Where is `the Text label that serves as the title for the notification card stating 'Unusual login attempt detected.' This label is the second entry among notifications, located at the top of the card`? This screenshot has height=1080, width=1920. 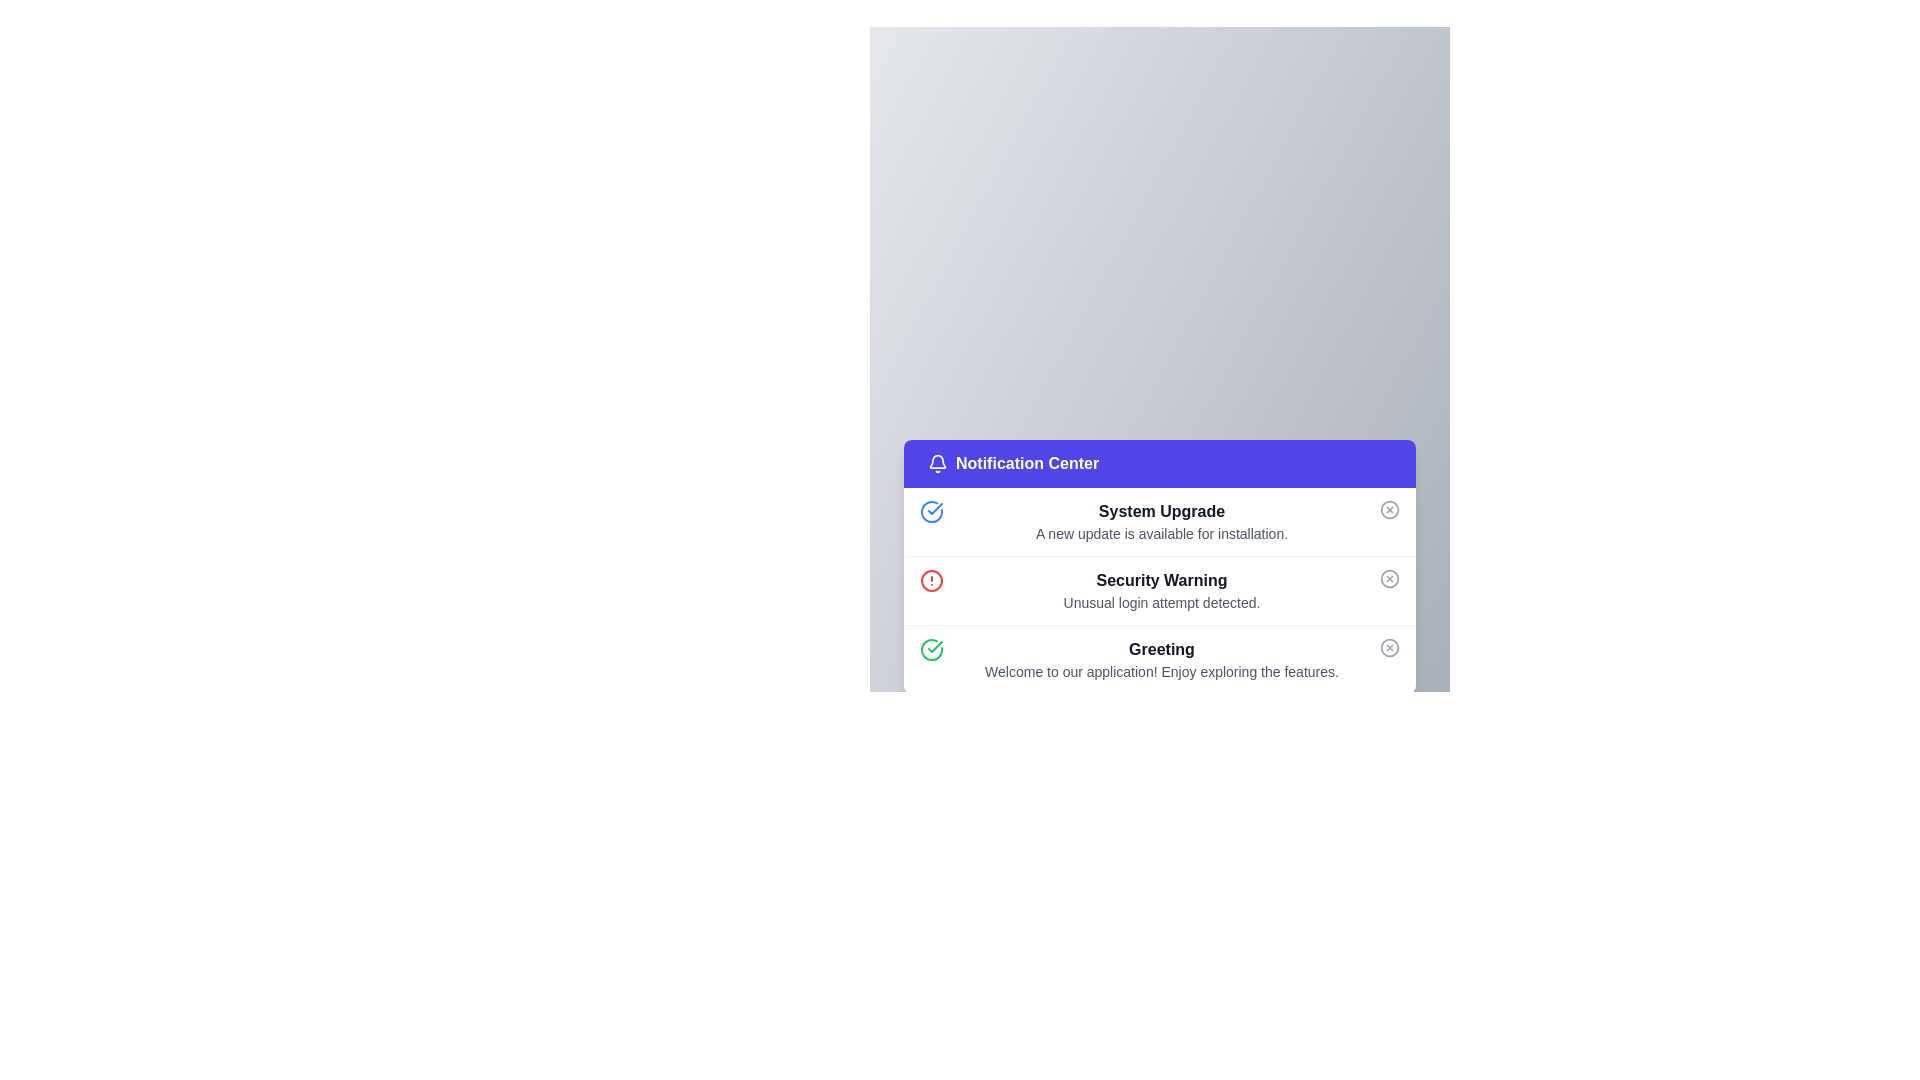
the Text label that serves as the title for the notification card stating 'Unusual login attempt detected.' This label is the second entry among notifications, located at the top of the card is located at coordinates (1161, 581).